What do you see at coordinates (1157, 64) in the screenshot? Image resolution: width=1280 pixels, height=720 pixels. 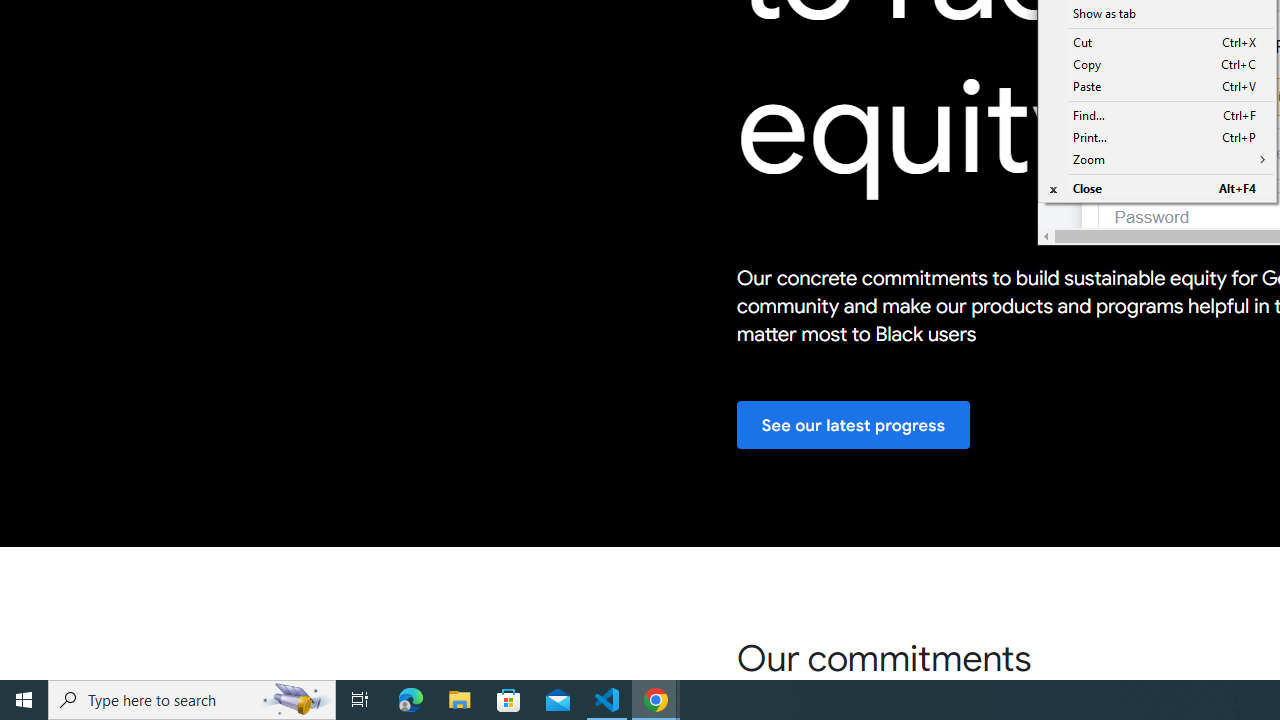 I see `'Copy	Ctrl+C'` at bounding box center [1157, 64].